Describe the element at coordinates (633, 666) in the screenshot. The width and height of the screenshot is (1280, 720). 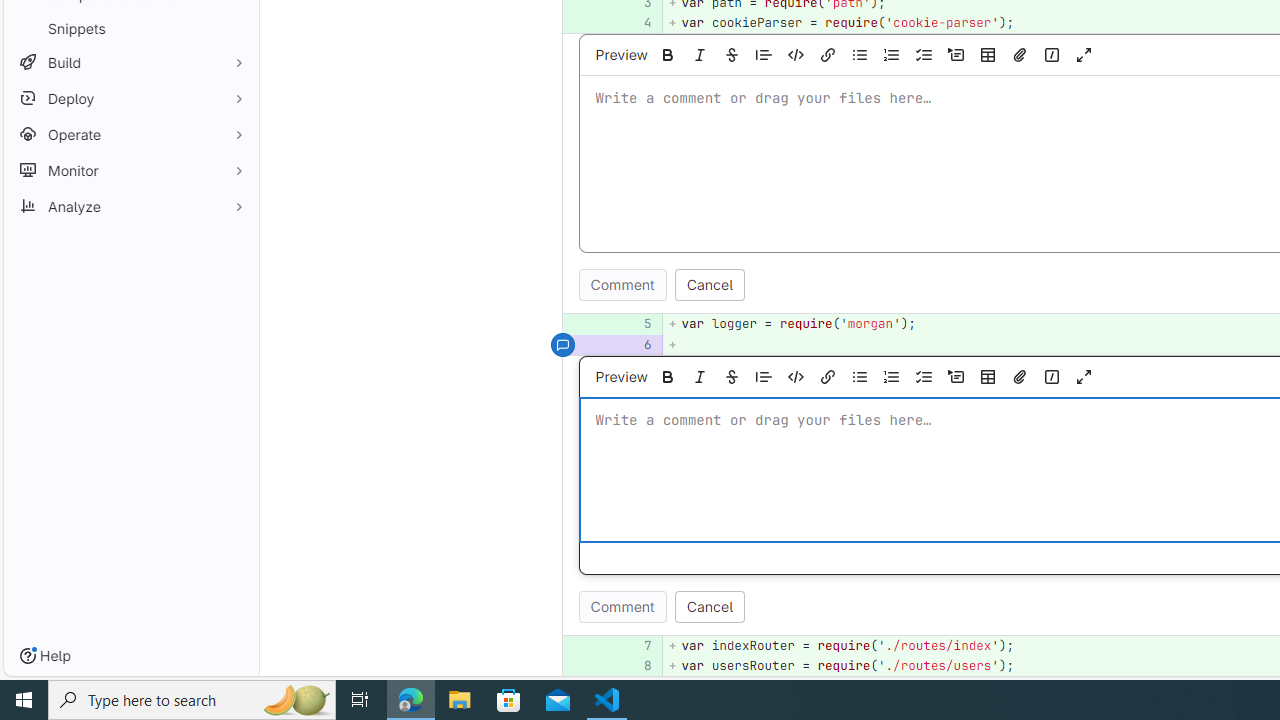
I see `'8'` at that location.